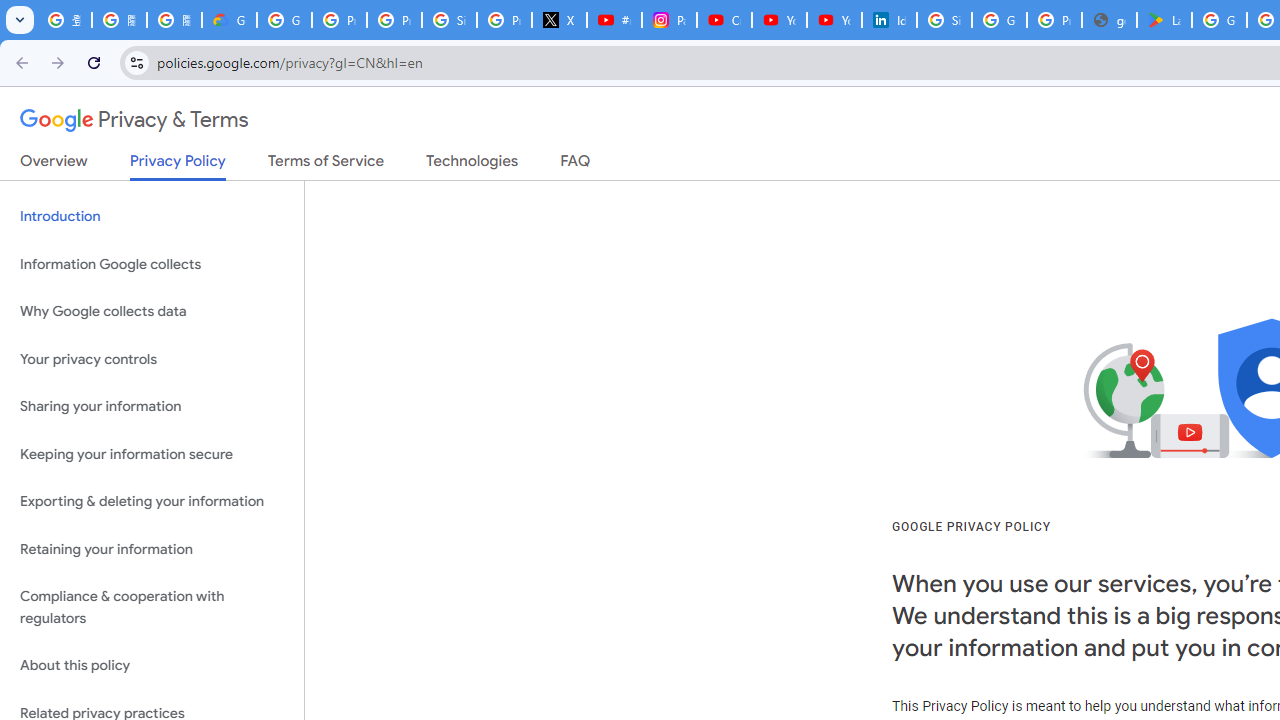 This screenshot has height=720, width=1280. What do you see at coordinates (151, 501) in the screenshot?
I see `'Exporting & deleting your information'` at bounding box center [151, 501].